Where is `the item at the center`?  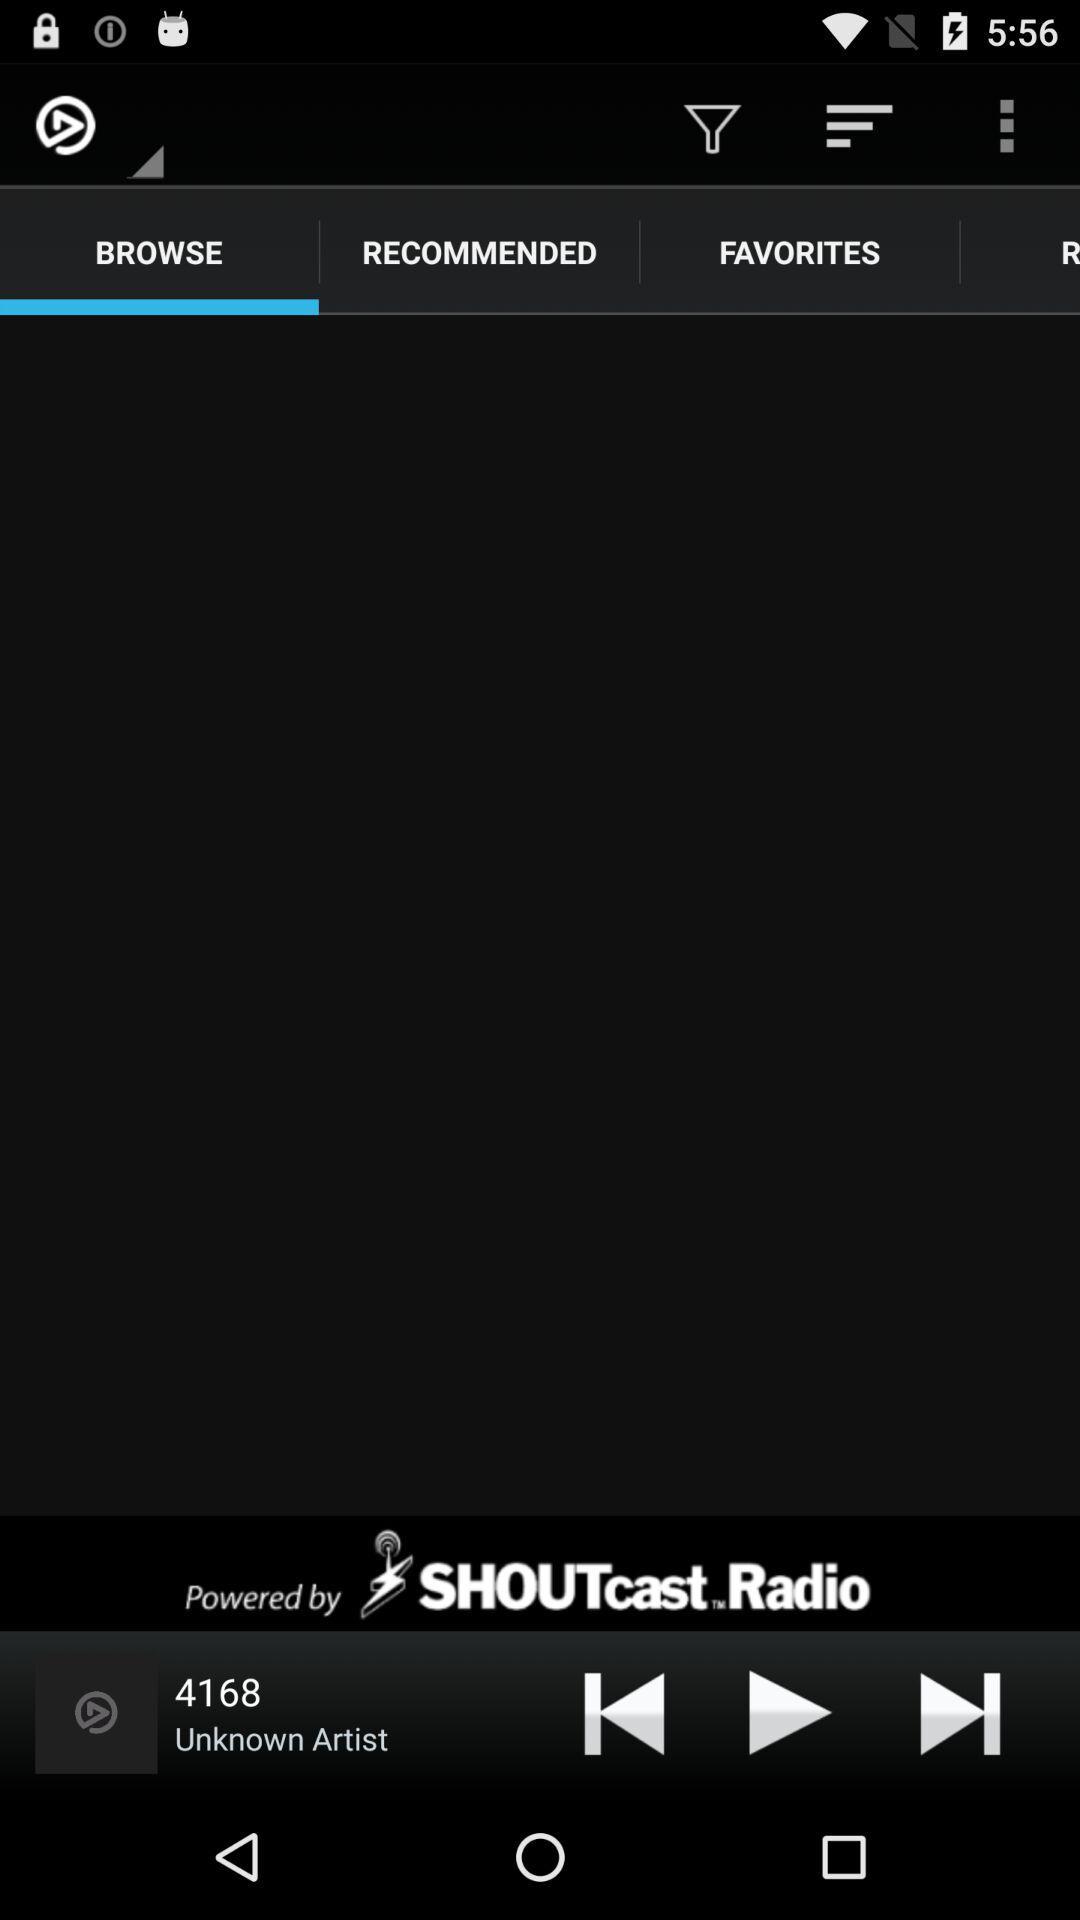
the item at the center is located at coordinates (540, 914).